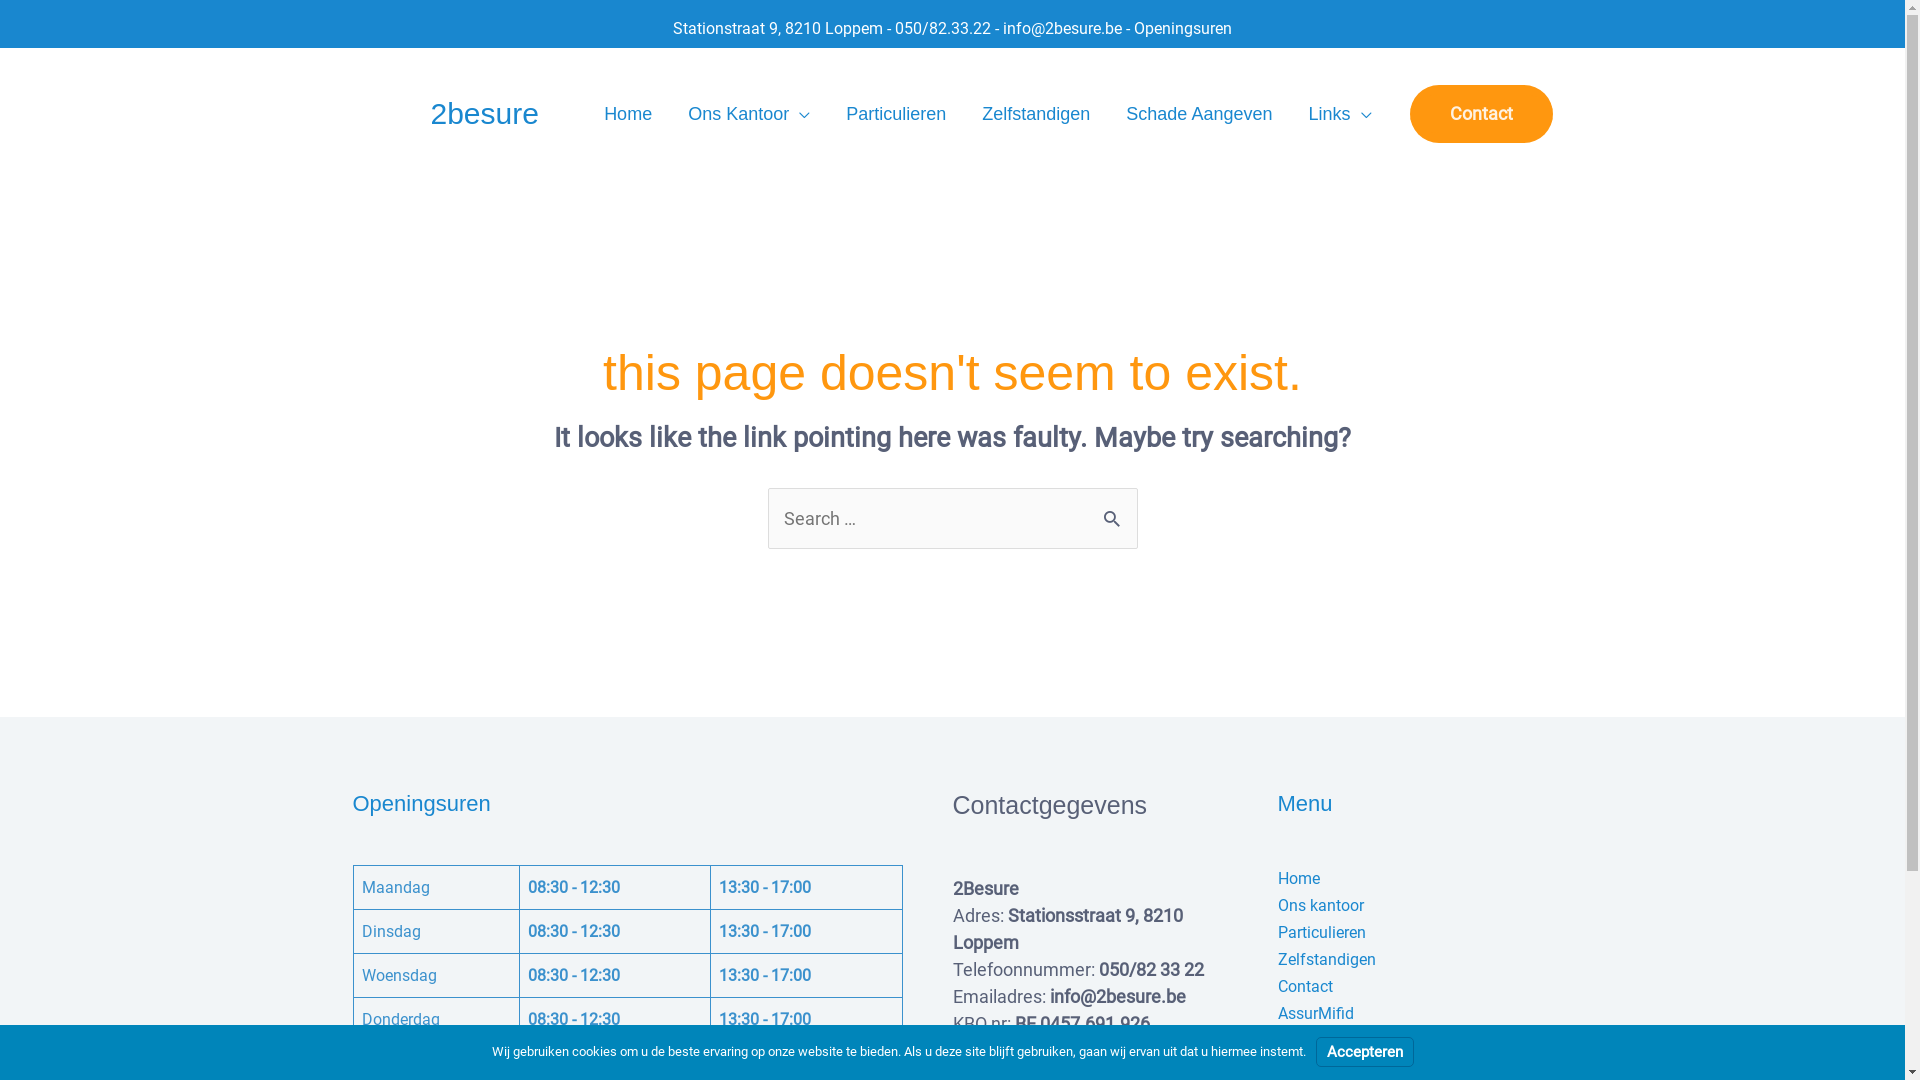 Image resolution: width=1920 pixels, height=1080 pixels. Describe the element at coordinates (1182, 28) in the screenshot. I see `'Openingsuren'` at that location.